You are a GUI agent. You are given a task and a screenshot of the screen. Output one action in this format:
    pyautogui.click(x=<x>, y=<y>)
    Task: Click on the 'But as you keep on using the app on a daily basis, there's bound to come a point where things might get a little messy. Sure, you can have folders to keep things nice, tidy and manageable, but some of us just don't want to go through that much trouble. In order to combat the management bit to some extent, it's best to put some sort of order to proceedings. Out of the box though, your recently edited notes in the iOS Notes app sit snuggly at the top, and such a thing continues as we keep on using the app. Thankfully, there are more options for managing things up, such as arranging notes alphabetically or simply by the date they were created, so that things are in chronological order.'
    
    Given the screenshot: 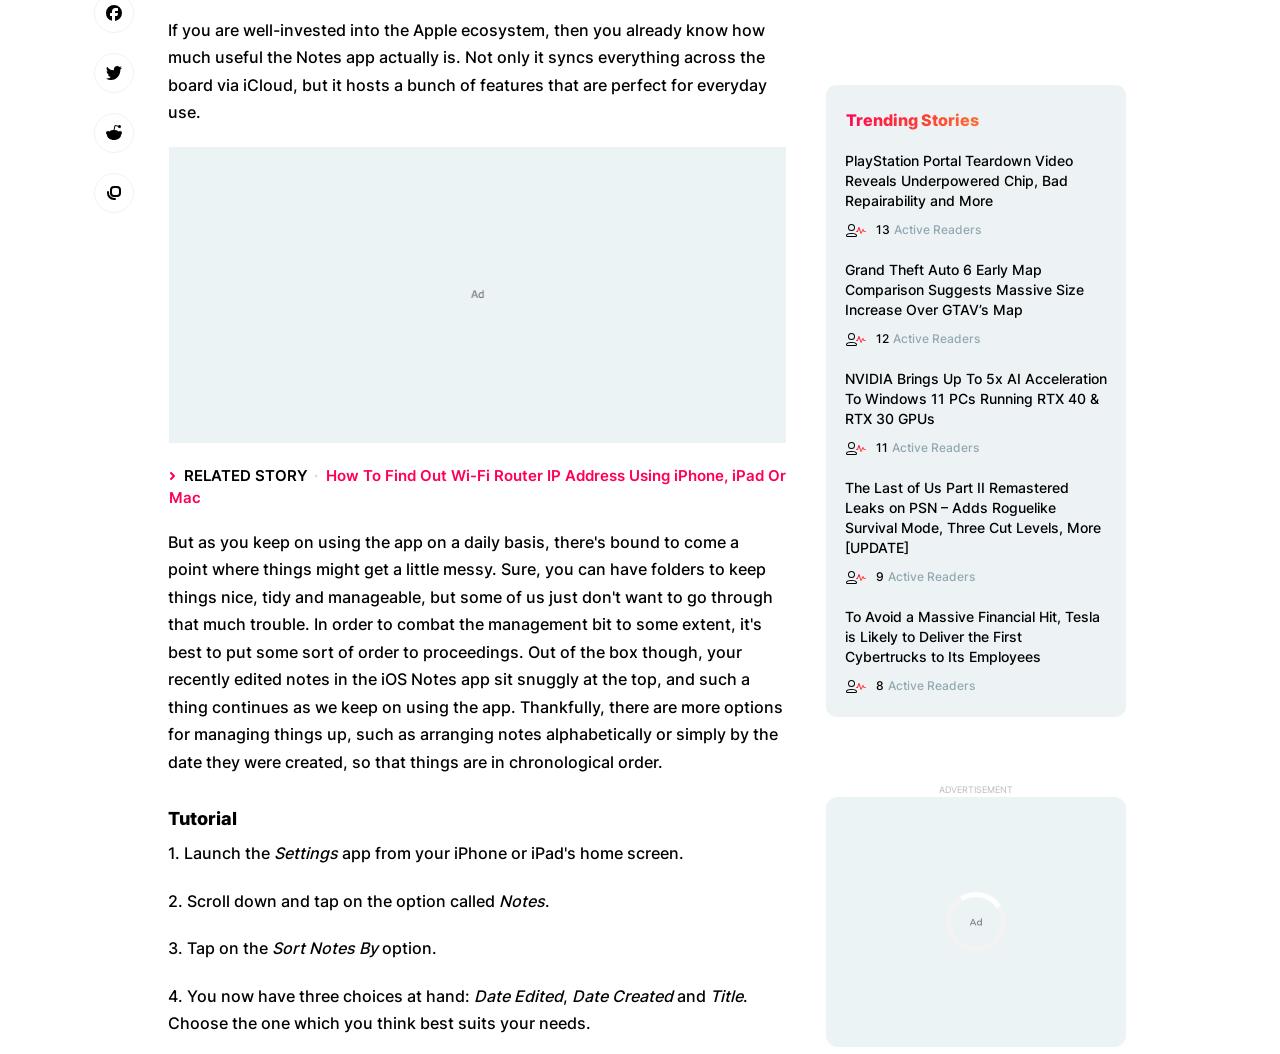 What is the action you would take?
    pyautogui.click(x=474, y=650)
    